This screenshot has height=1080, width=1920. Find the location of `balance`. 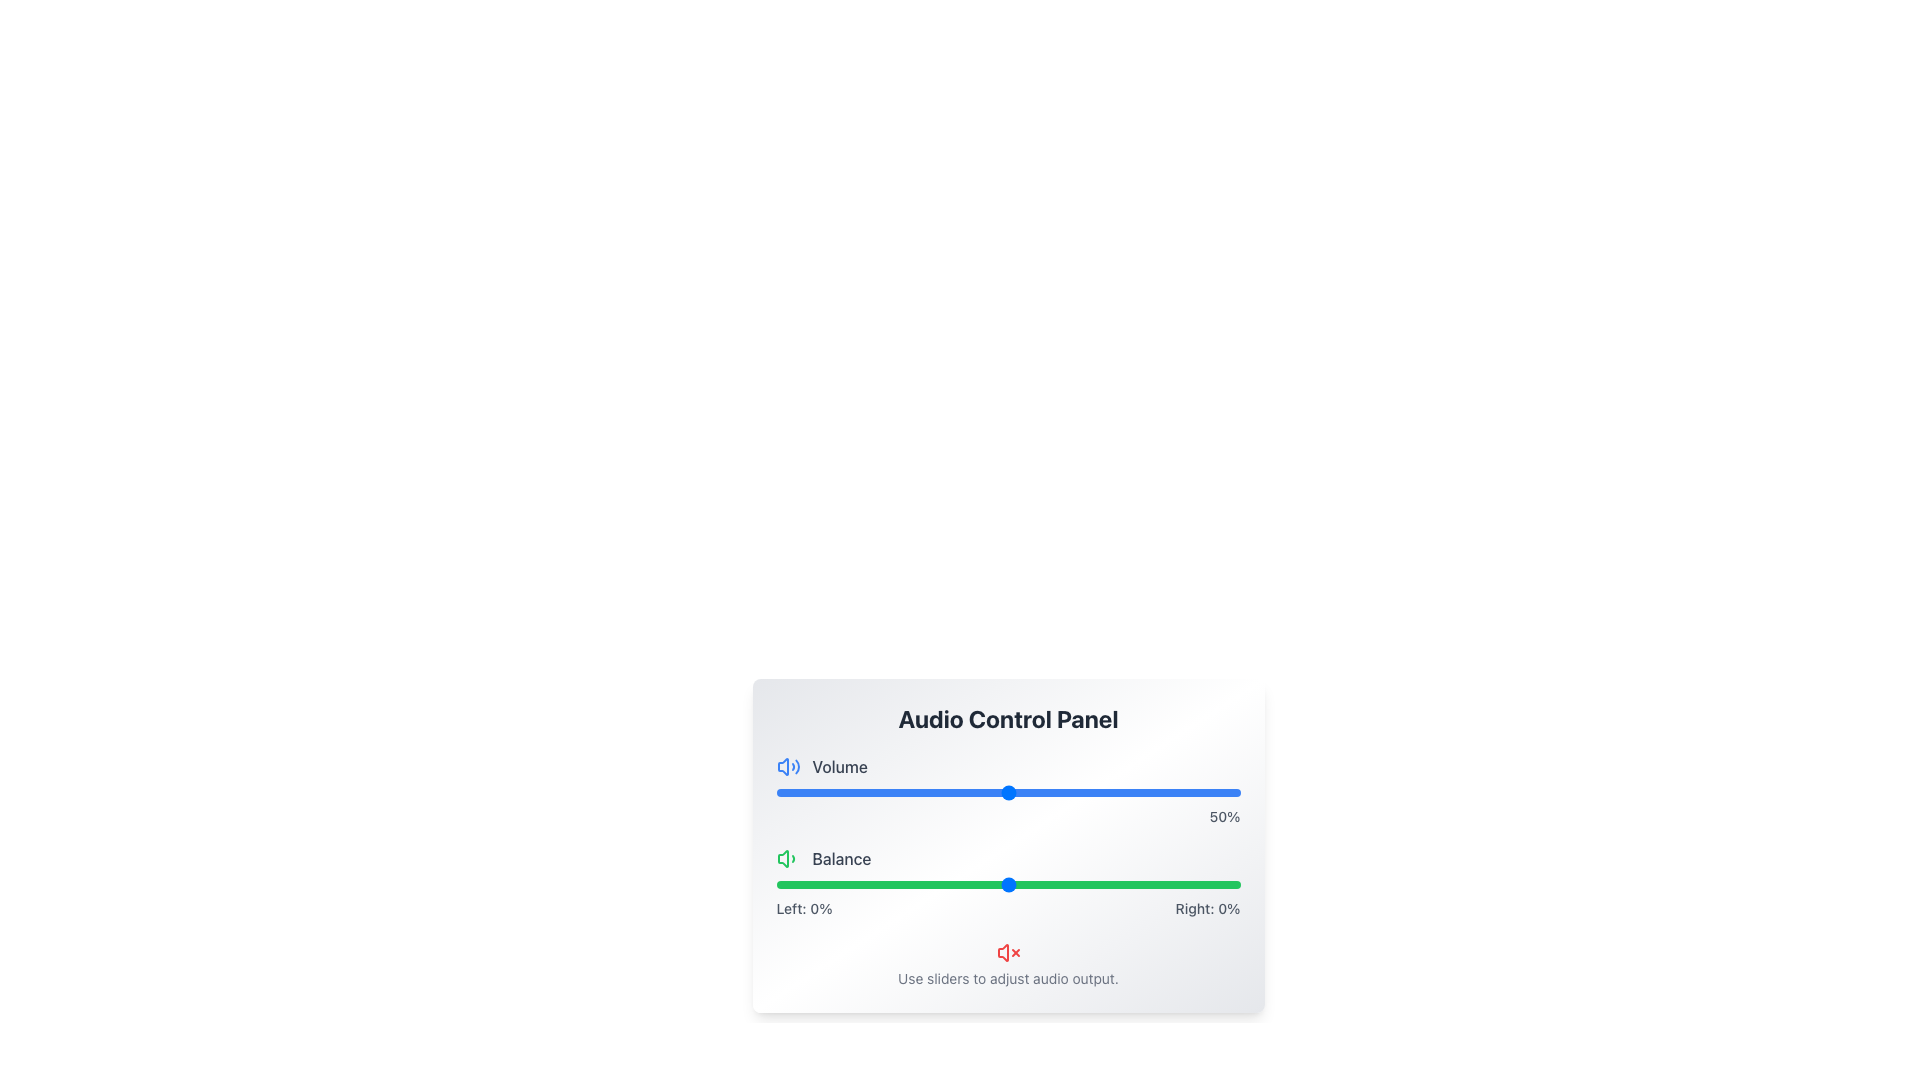

balance is located at coordinates (1189, 883).